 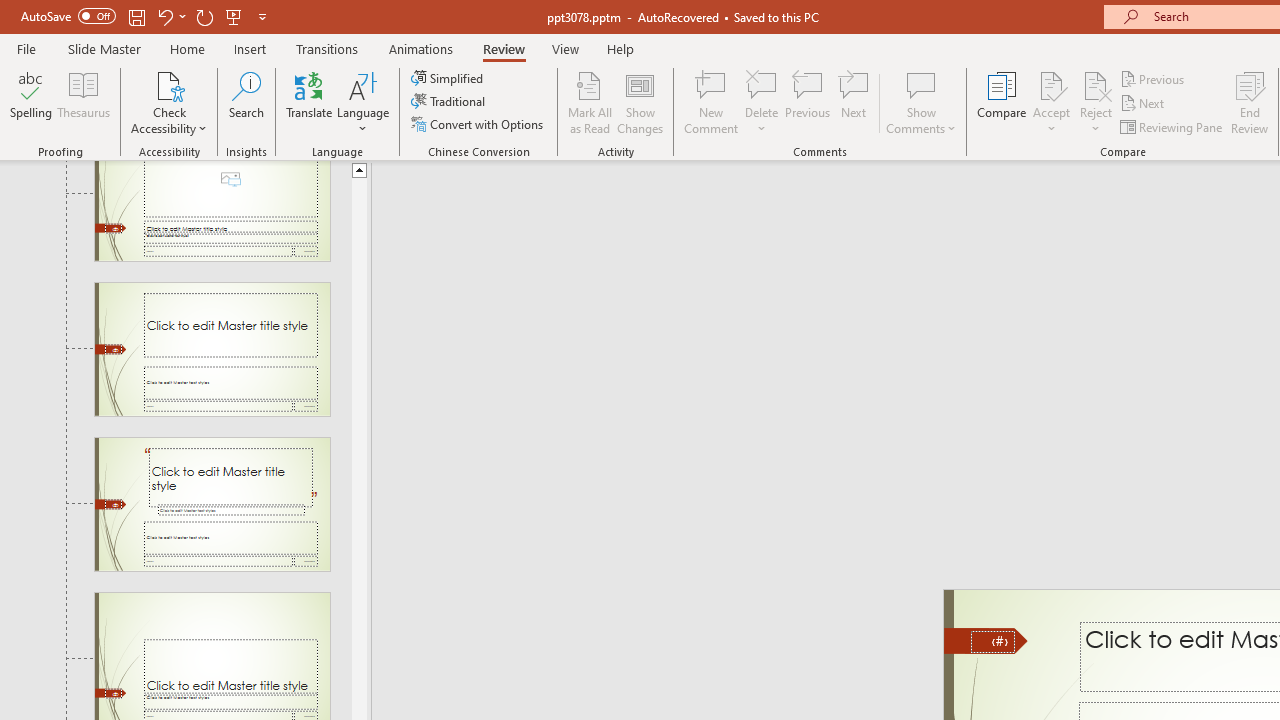 I want to click on 'Slide Number', so click(x=993, y=641).